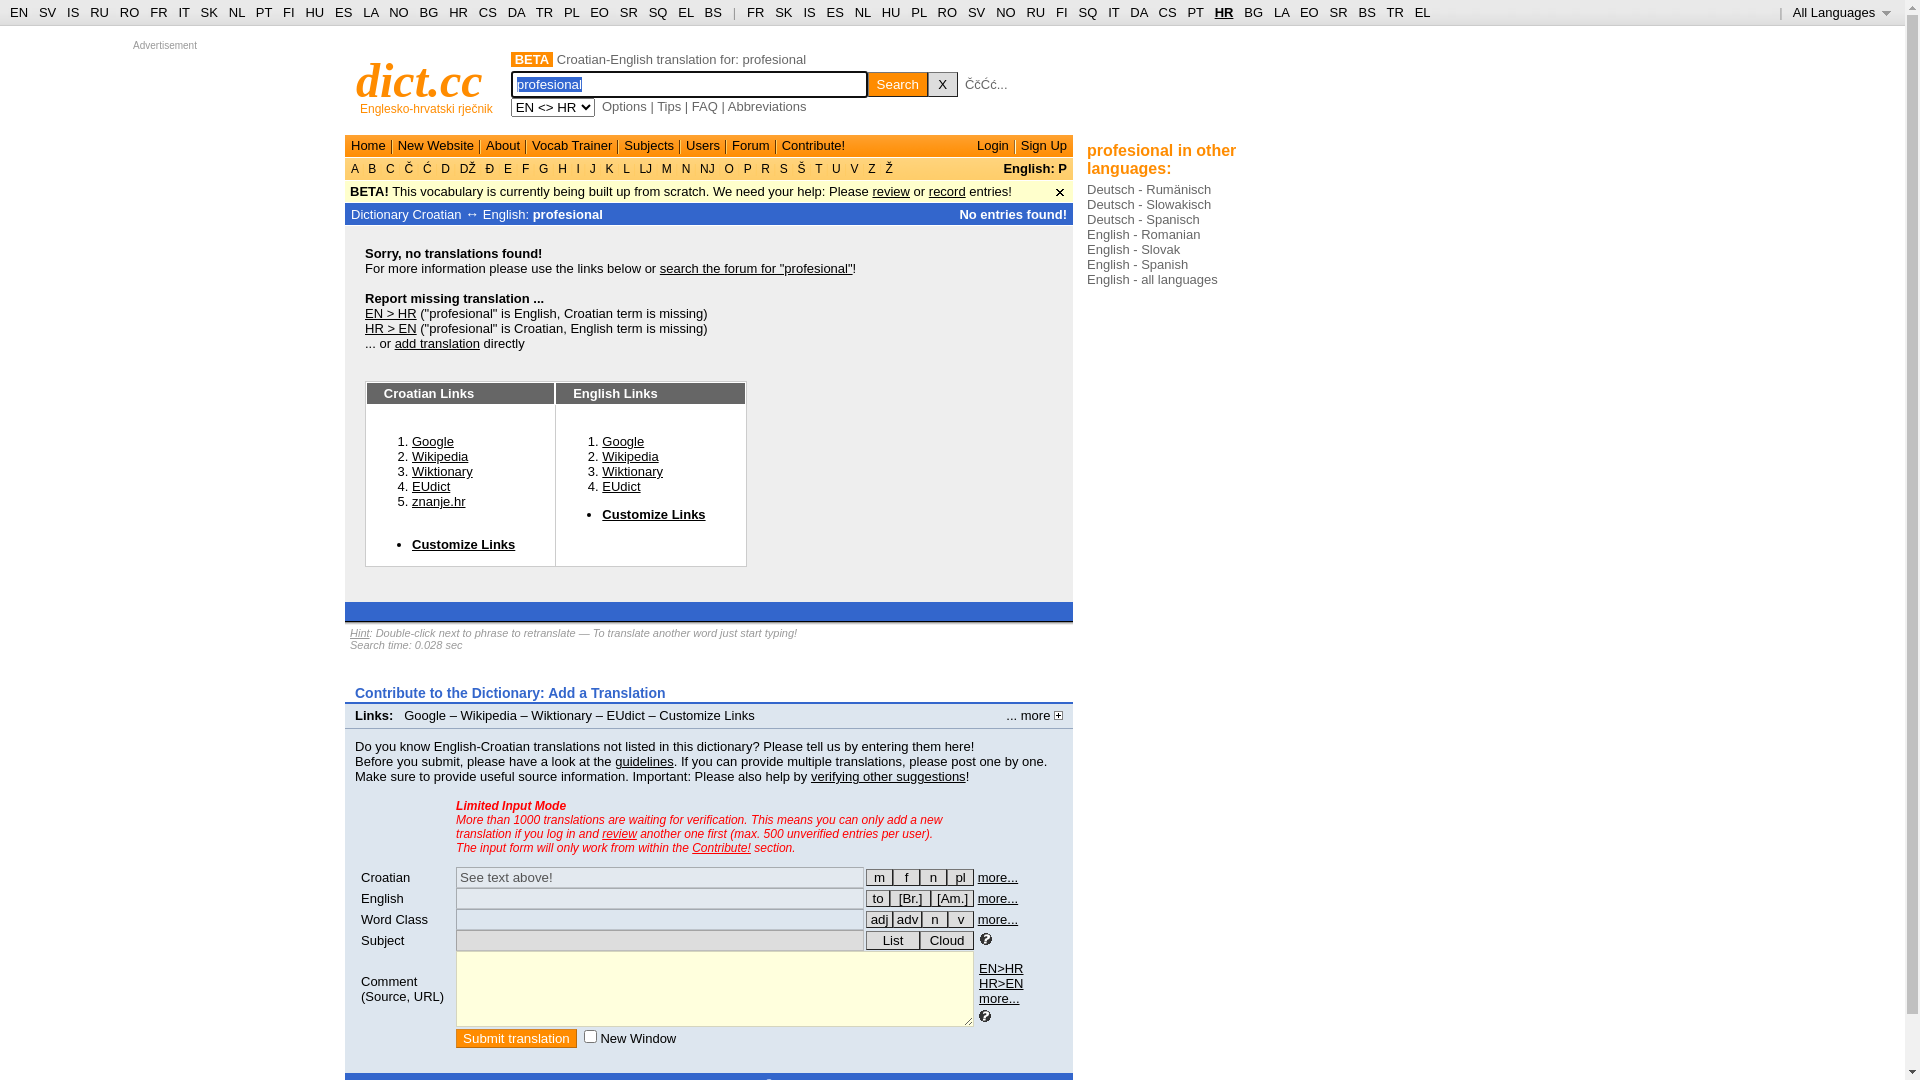 This screenshot has height=1080, width=1920. Describe the element at coordinates (360, 897) in the screenshot. I see `'English'` at that location.